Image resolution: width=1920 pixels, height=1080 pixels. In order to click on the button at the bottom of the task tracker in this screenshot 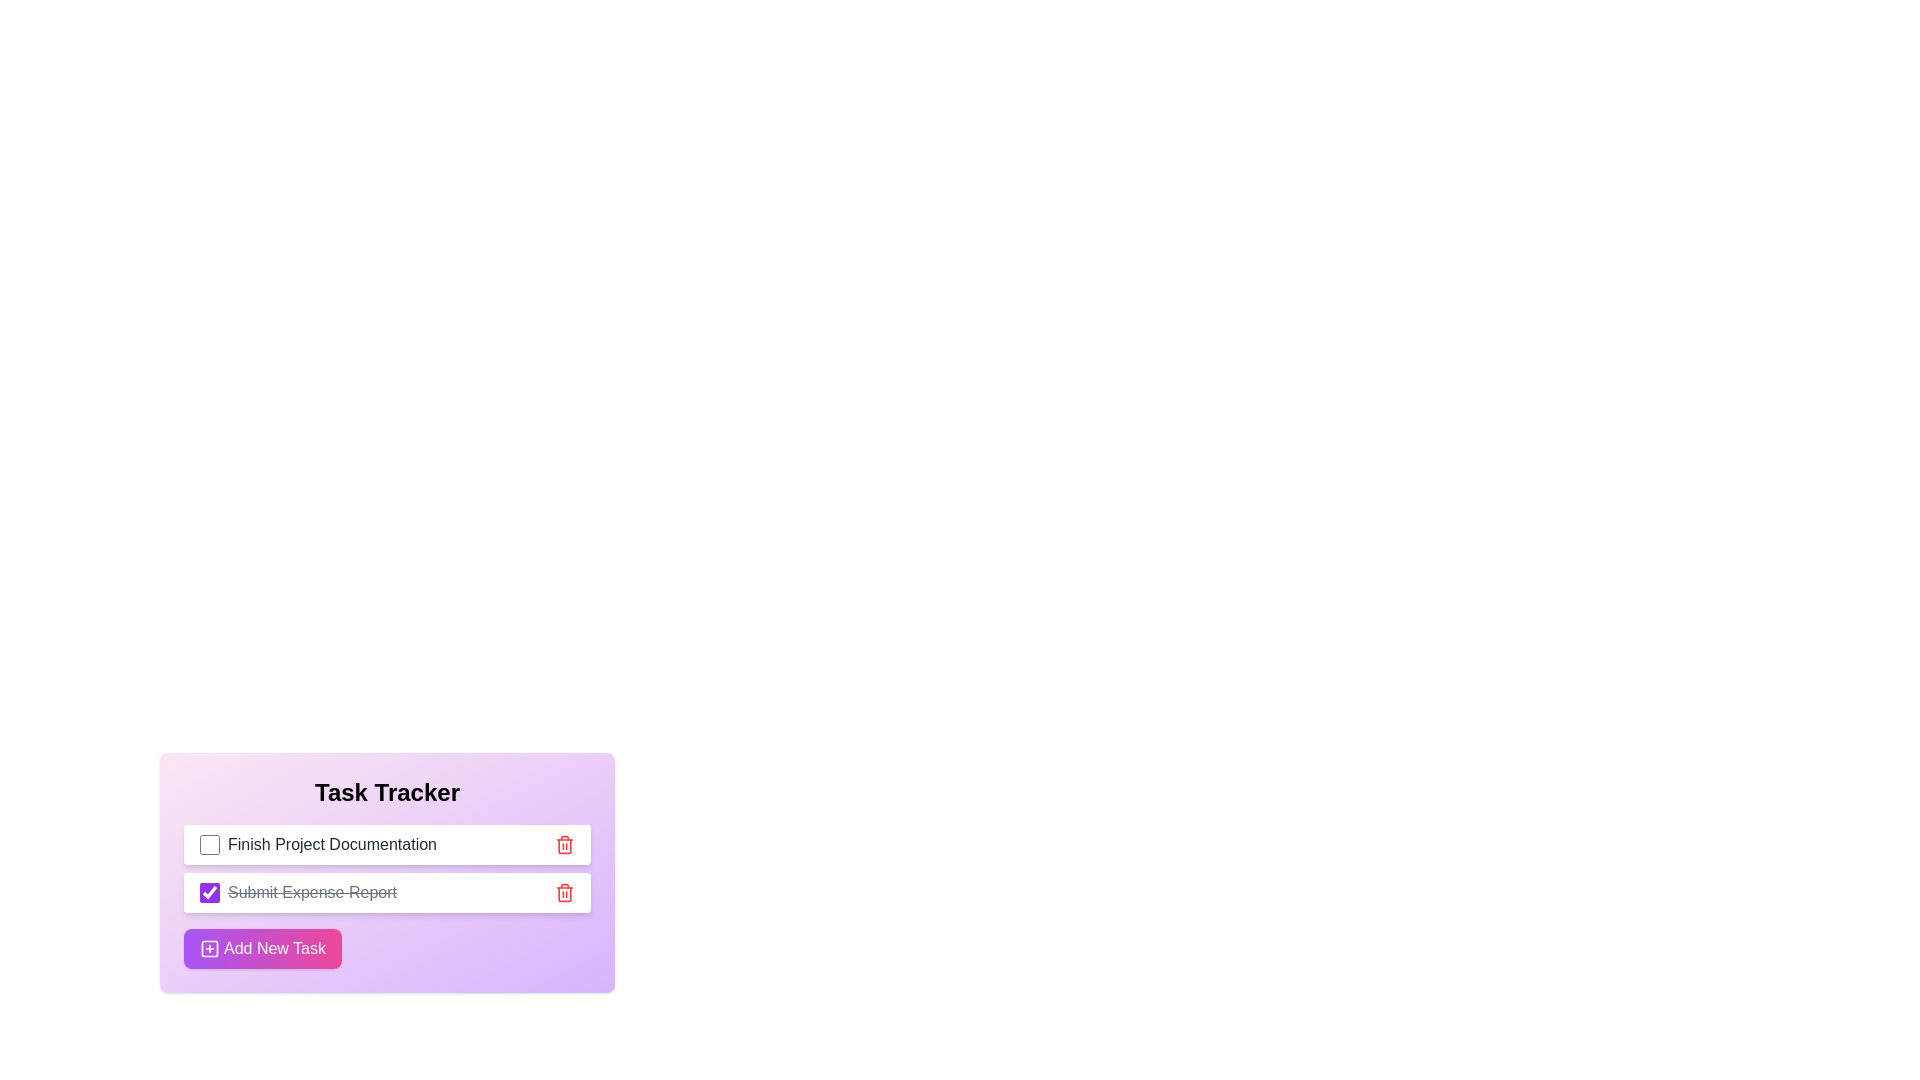, I will do `click(262, 947)`.